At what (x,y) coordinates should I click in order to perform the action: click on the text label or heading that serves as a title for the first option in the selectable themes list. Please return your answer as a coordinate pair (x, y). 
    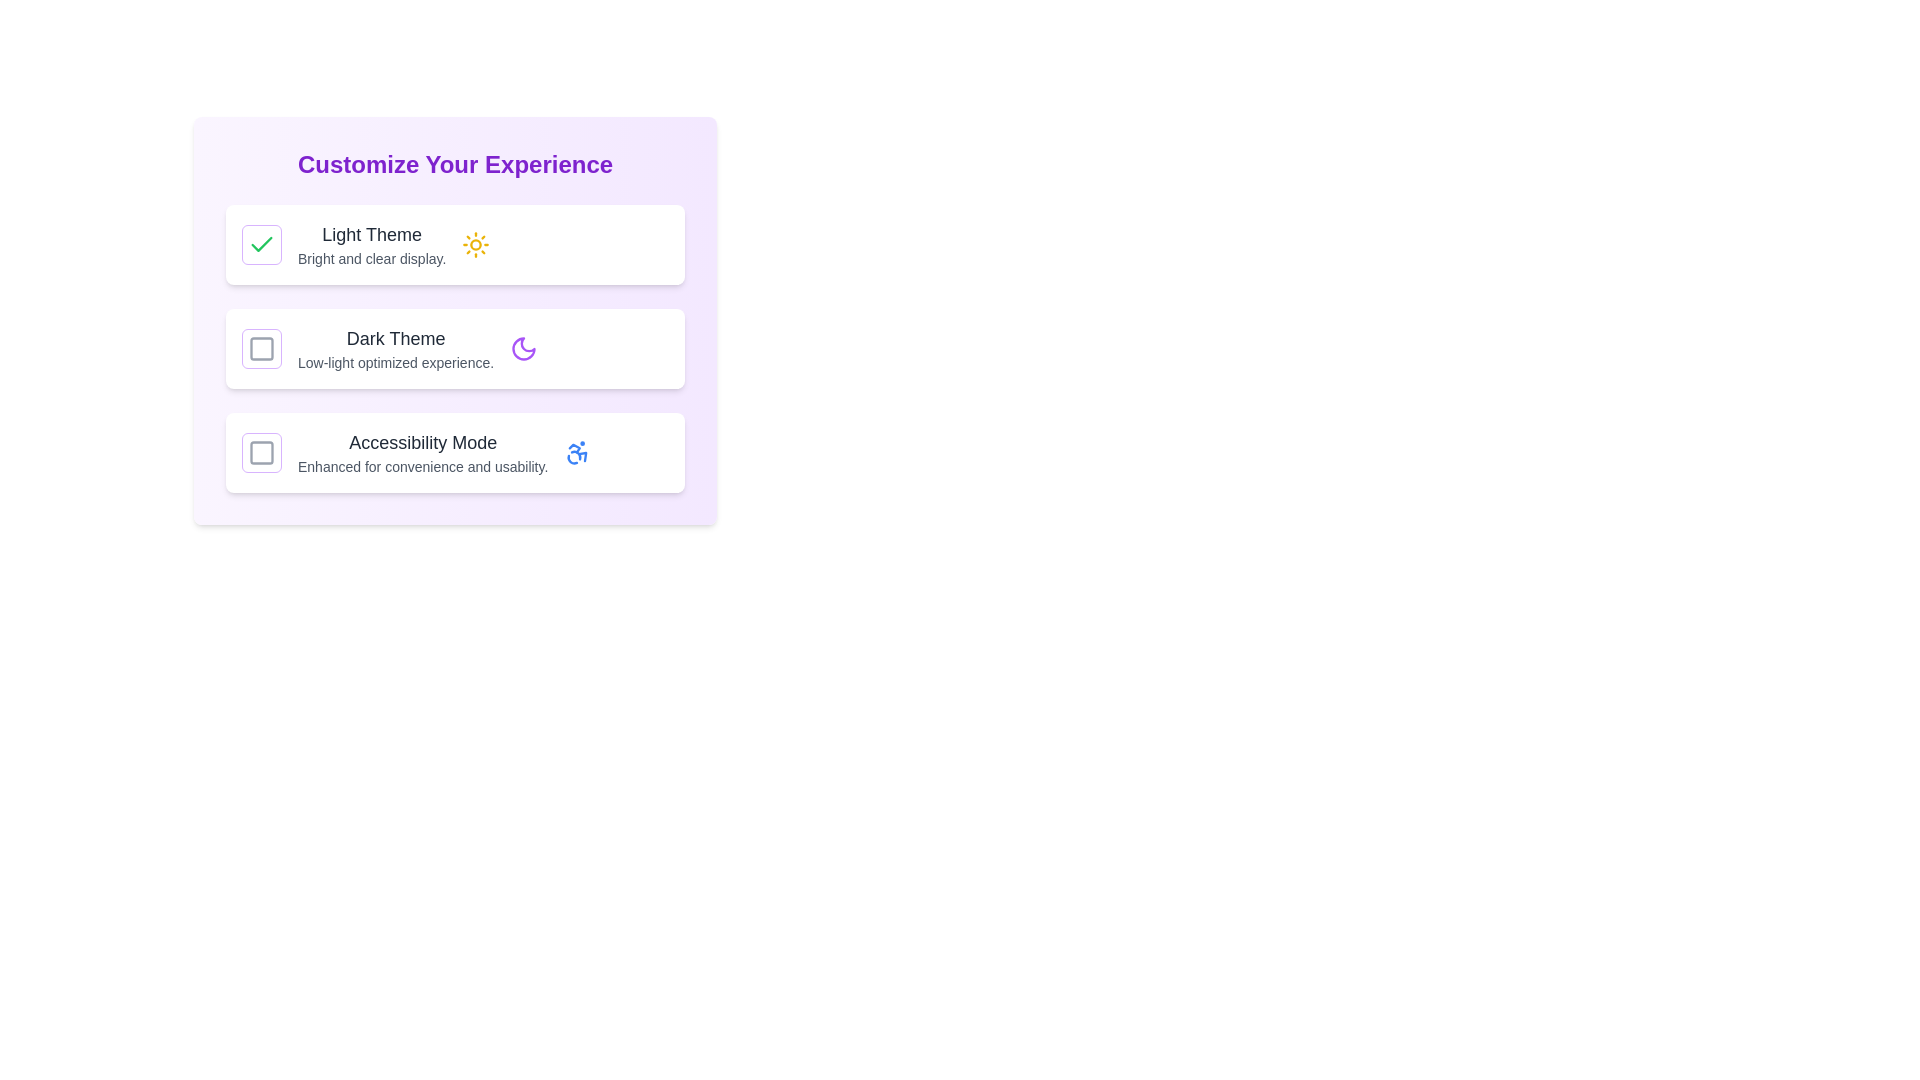
    Looking at the image, I should click on (372, 234).